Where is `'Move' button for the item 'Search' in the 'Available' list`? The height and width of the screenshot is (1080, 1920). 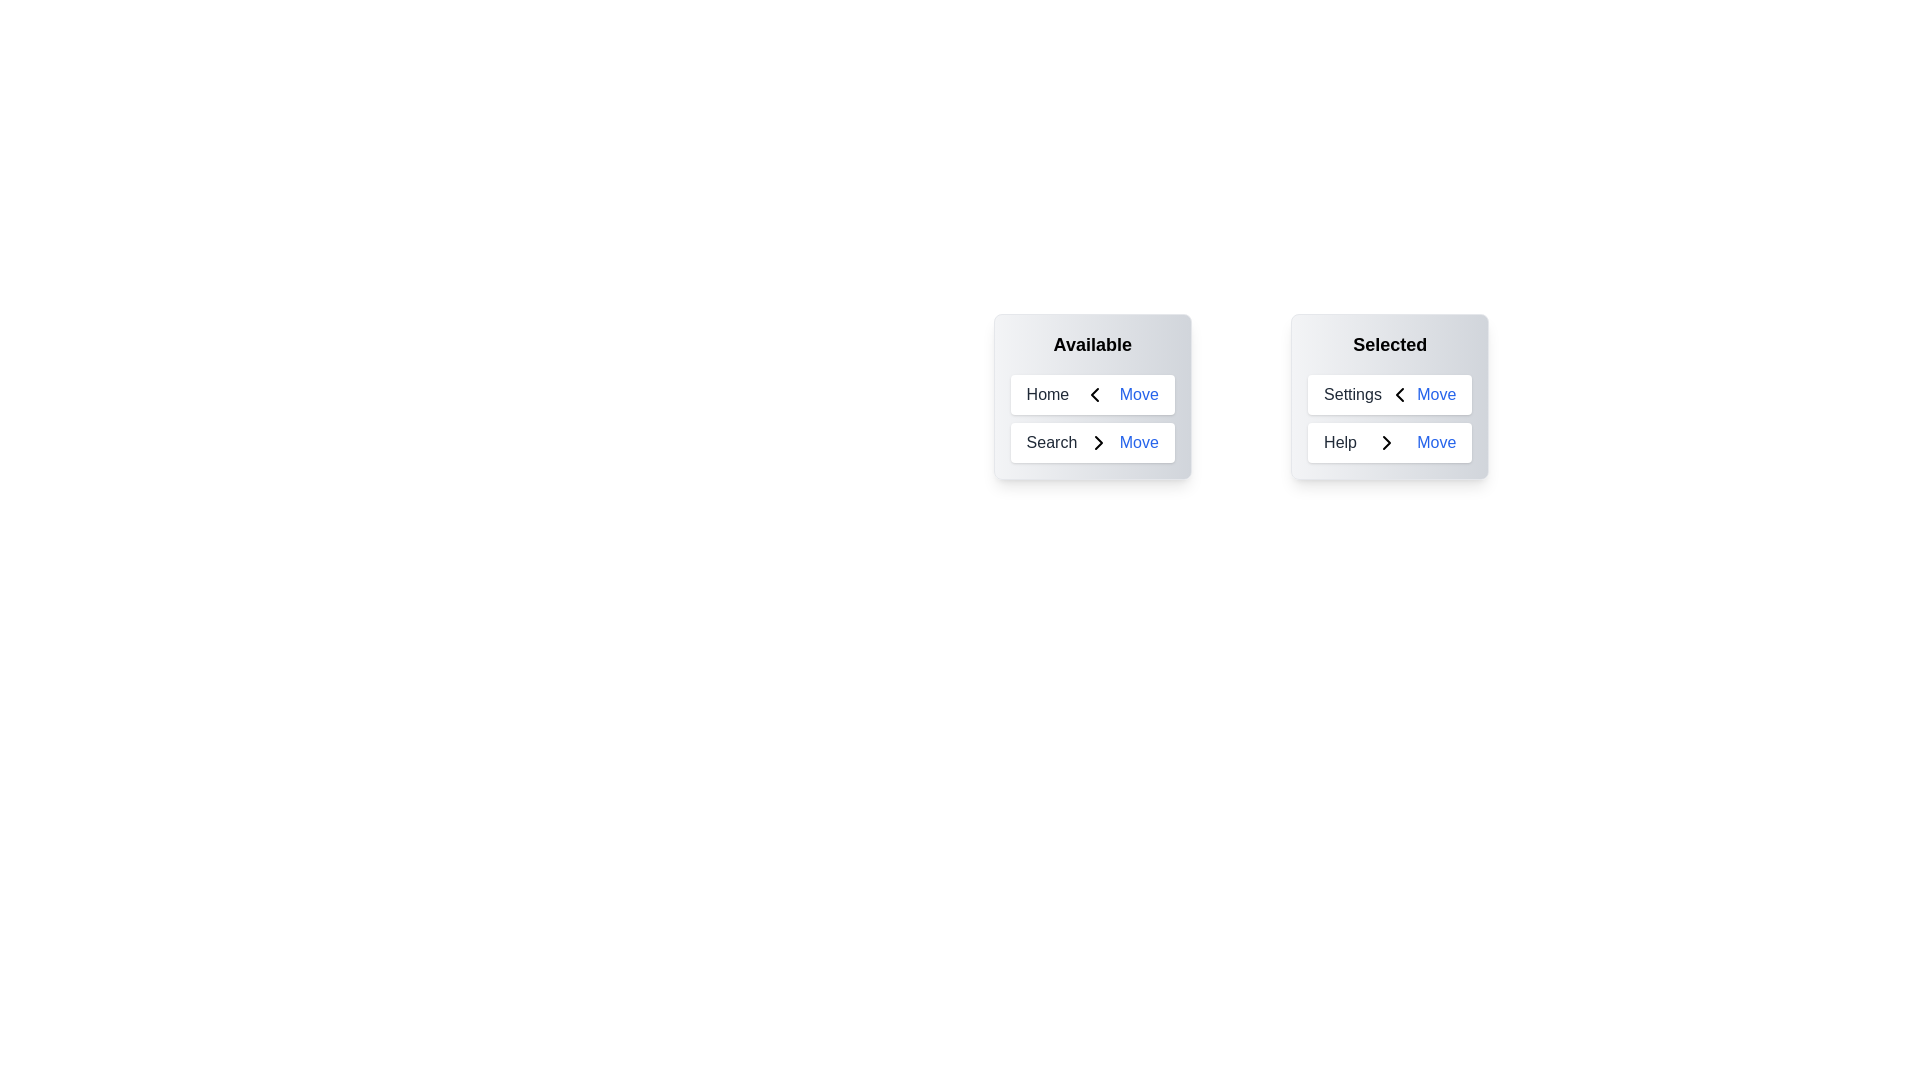 'Move' button for the item 'Search' in the 'Available' list is located at coordinates (1050, 442).